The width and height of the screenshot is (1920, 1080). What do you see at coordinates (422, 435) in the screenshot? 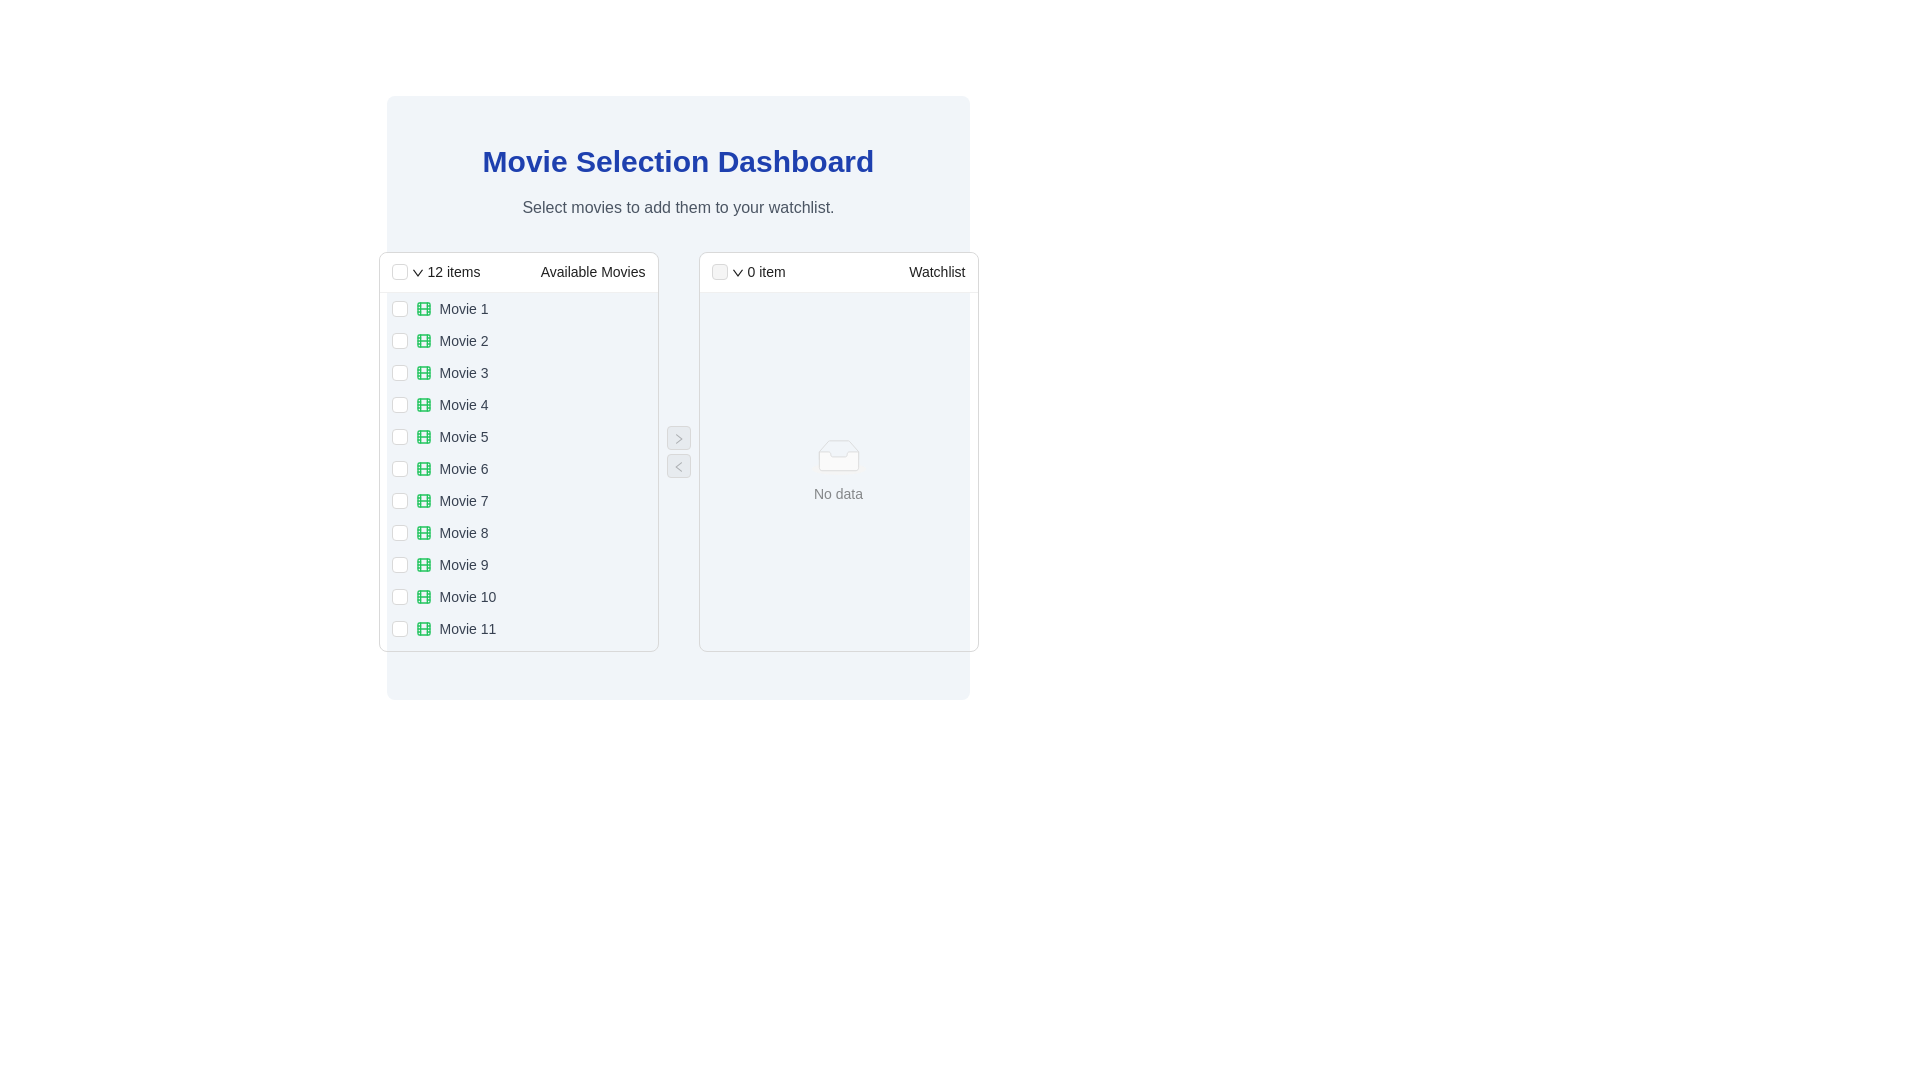
I see `the icon representing 'Movie 5' in the 'Available Movies' list to enhance interface readability` at bounding box center [422, 435].